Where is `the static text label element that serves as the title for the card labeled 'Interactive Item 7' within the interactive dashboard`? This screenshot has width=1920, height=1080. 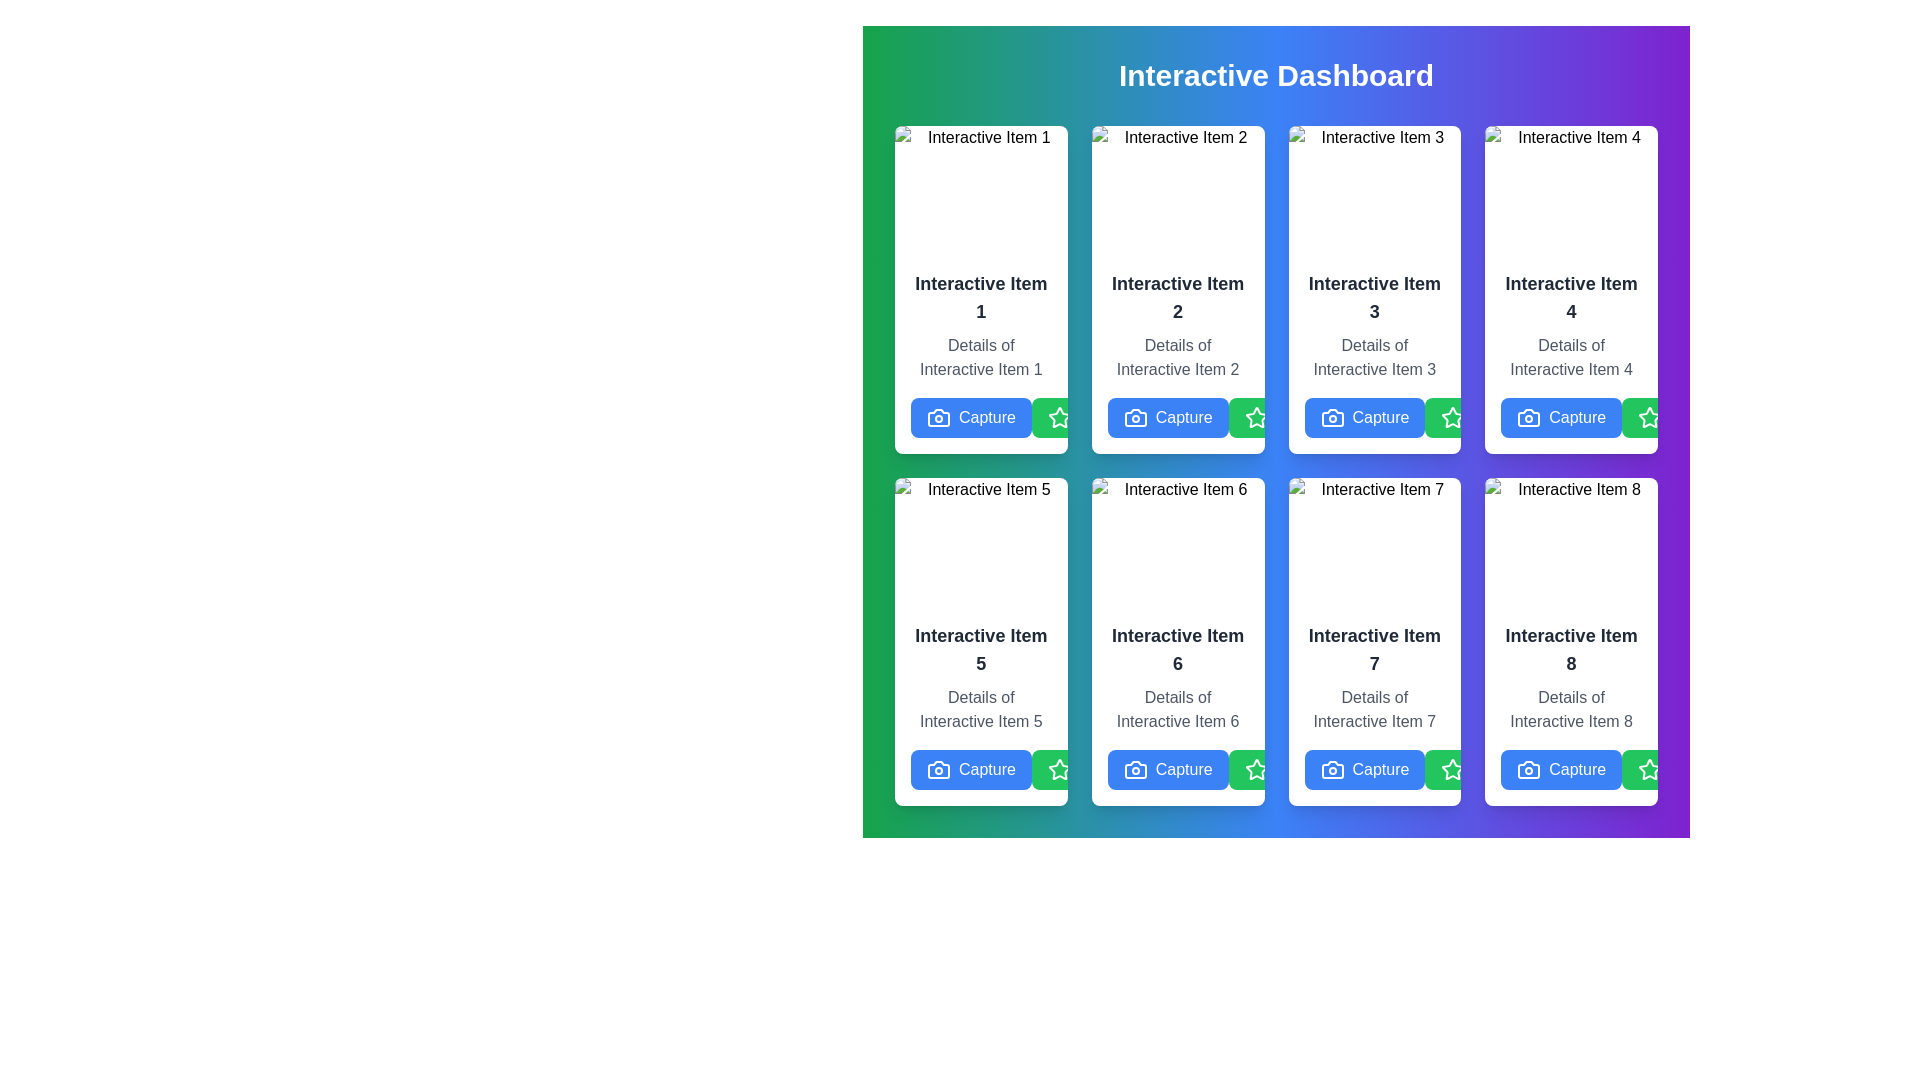
the static text label element that serves as the title for the card labeled 'Interactive Item 7' within the interactive dashboard is located at coordinates (1373, 650).